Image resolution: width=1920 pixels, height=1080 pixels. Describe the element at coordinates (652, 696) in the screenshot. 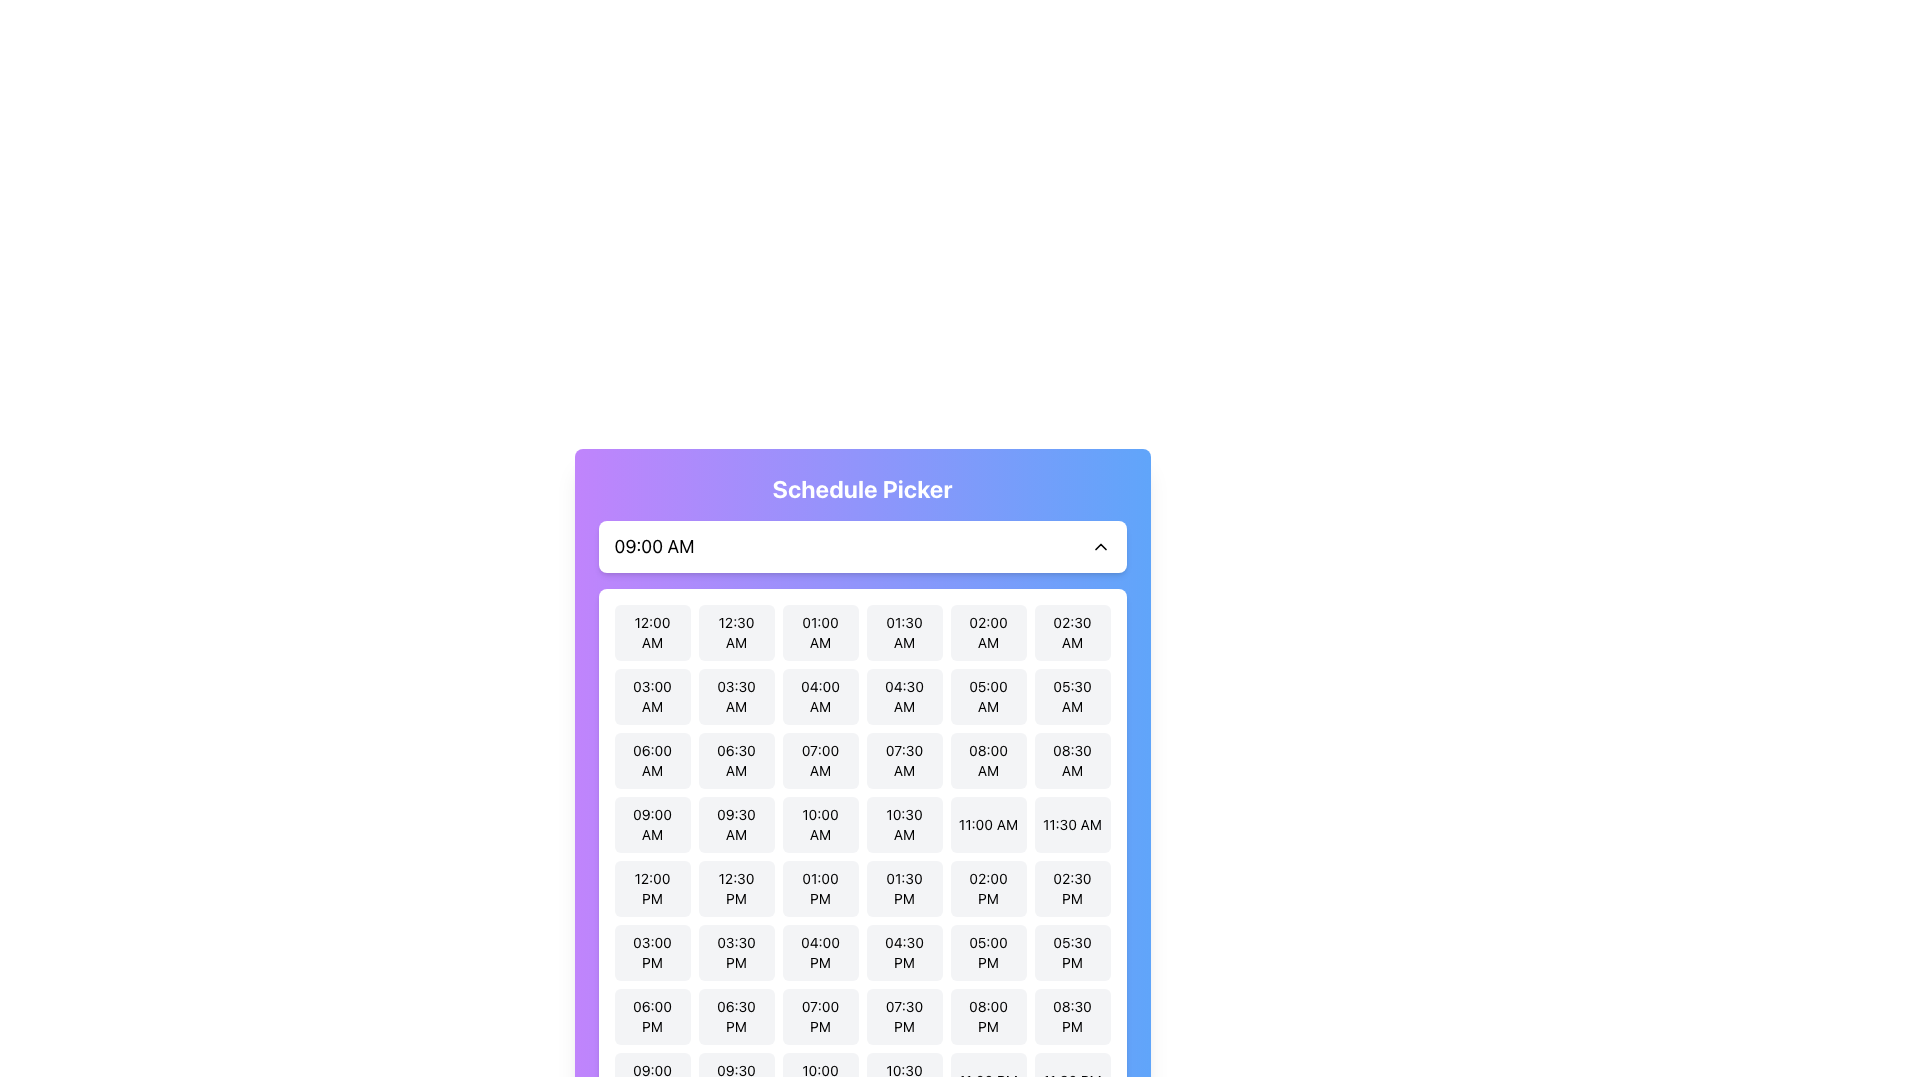

I see `the button labeled '03:00 AM', which is a rectangular button with rounded corners, located in the second row, first column of the schedule picker grid` at that location.